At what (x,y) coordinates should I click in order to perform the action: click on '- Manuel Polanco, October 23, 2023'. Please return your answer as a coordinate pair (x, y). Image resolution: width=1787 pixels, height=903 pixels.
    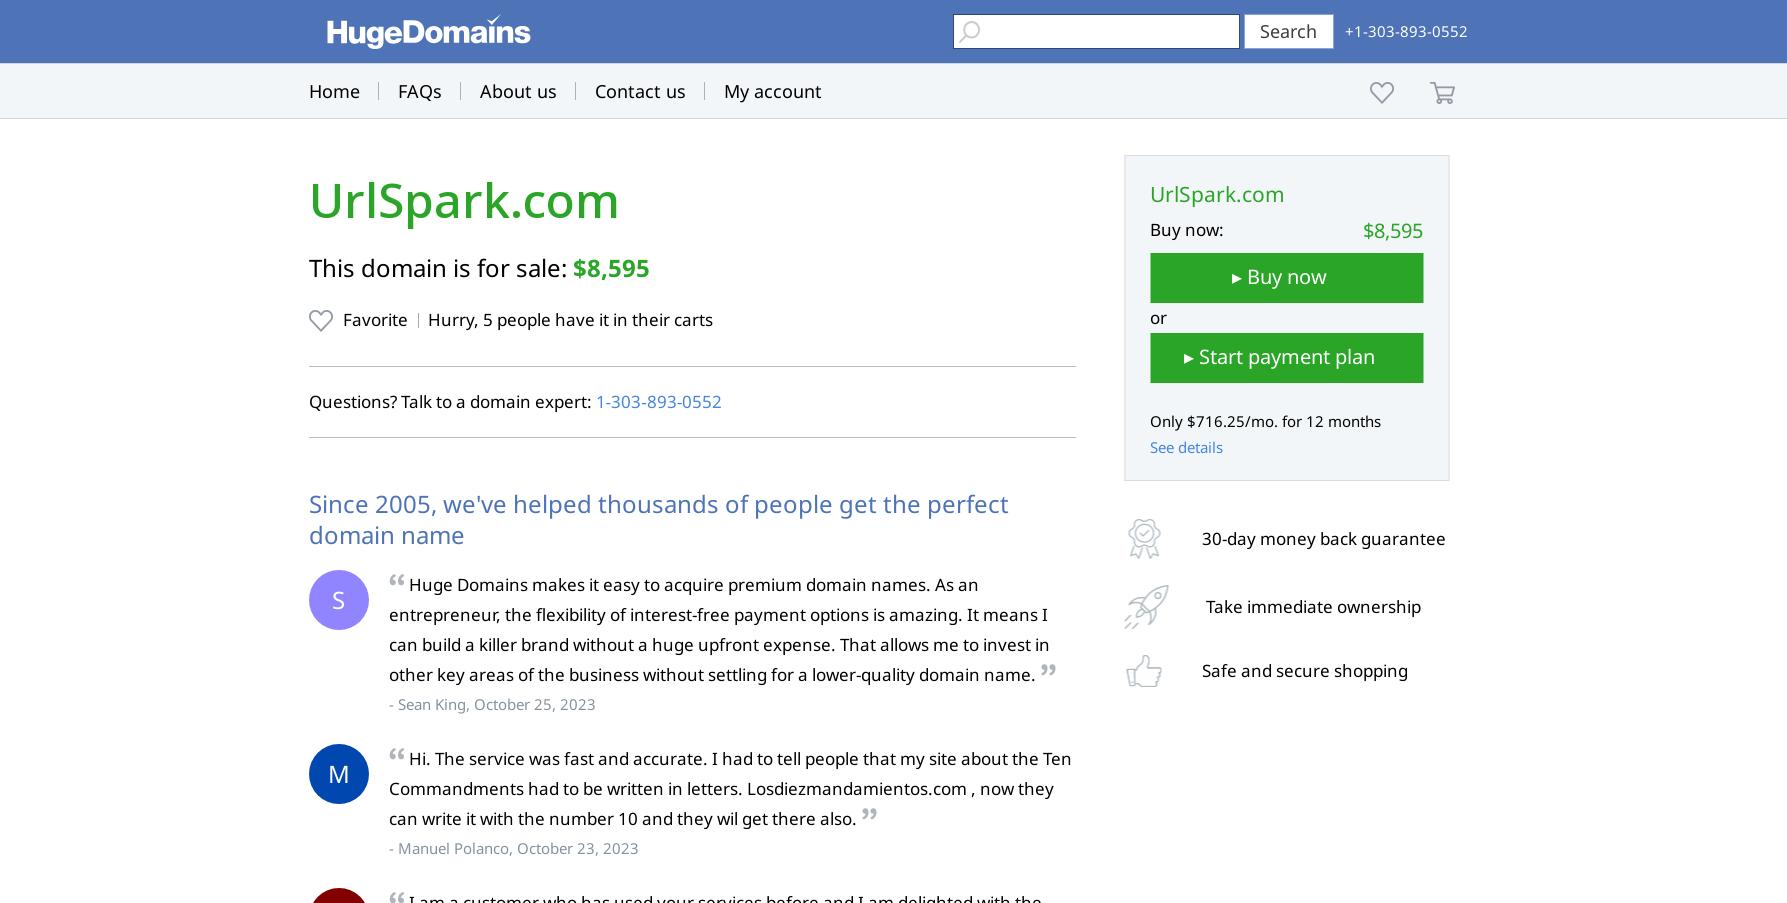
    Looking at the image, I should click on (513, 848).